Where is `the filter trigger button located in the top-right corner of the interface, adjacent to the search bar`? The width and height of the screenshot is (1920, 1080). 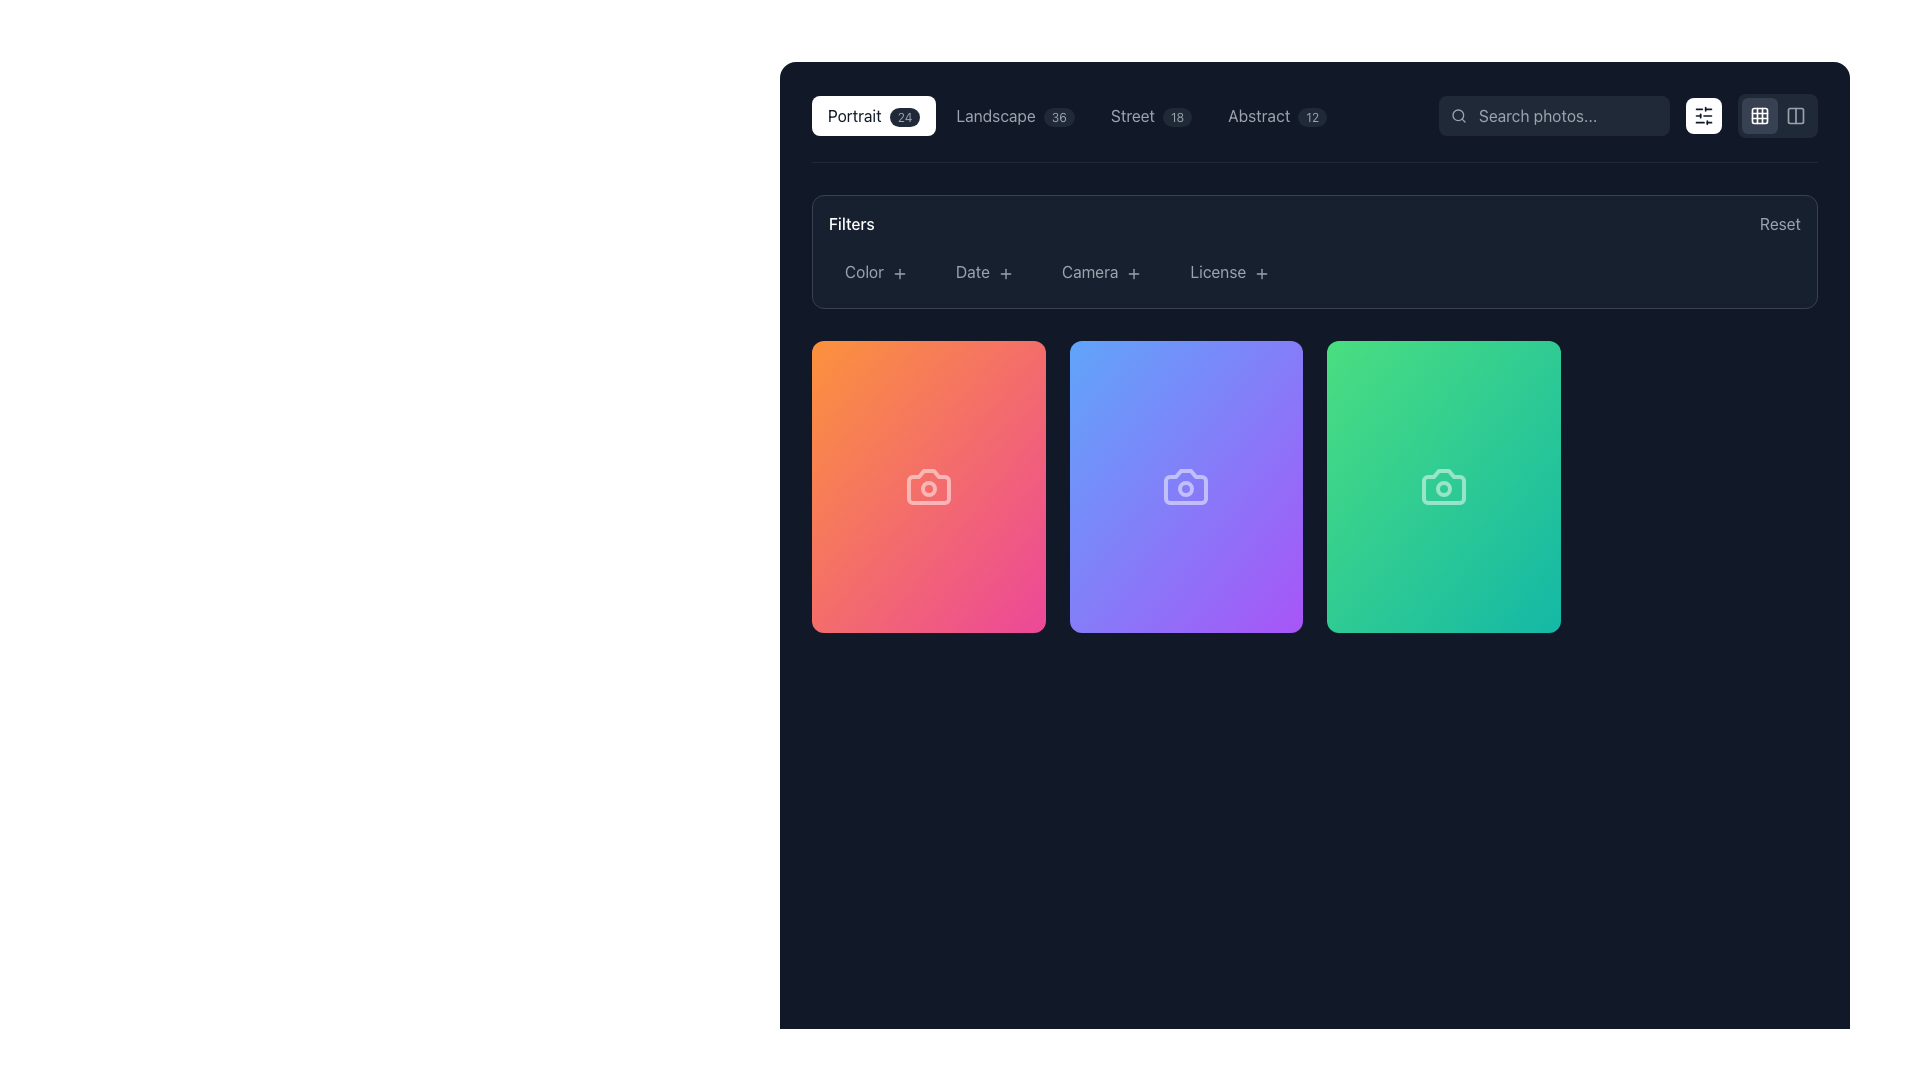 the filter trigger button located in the top-right corner of the interface, adjacent to the search bar is located at coordinates (1703, 115).